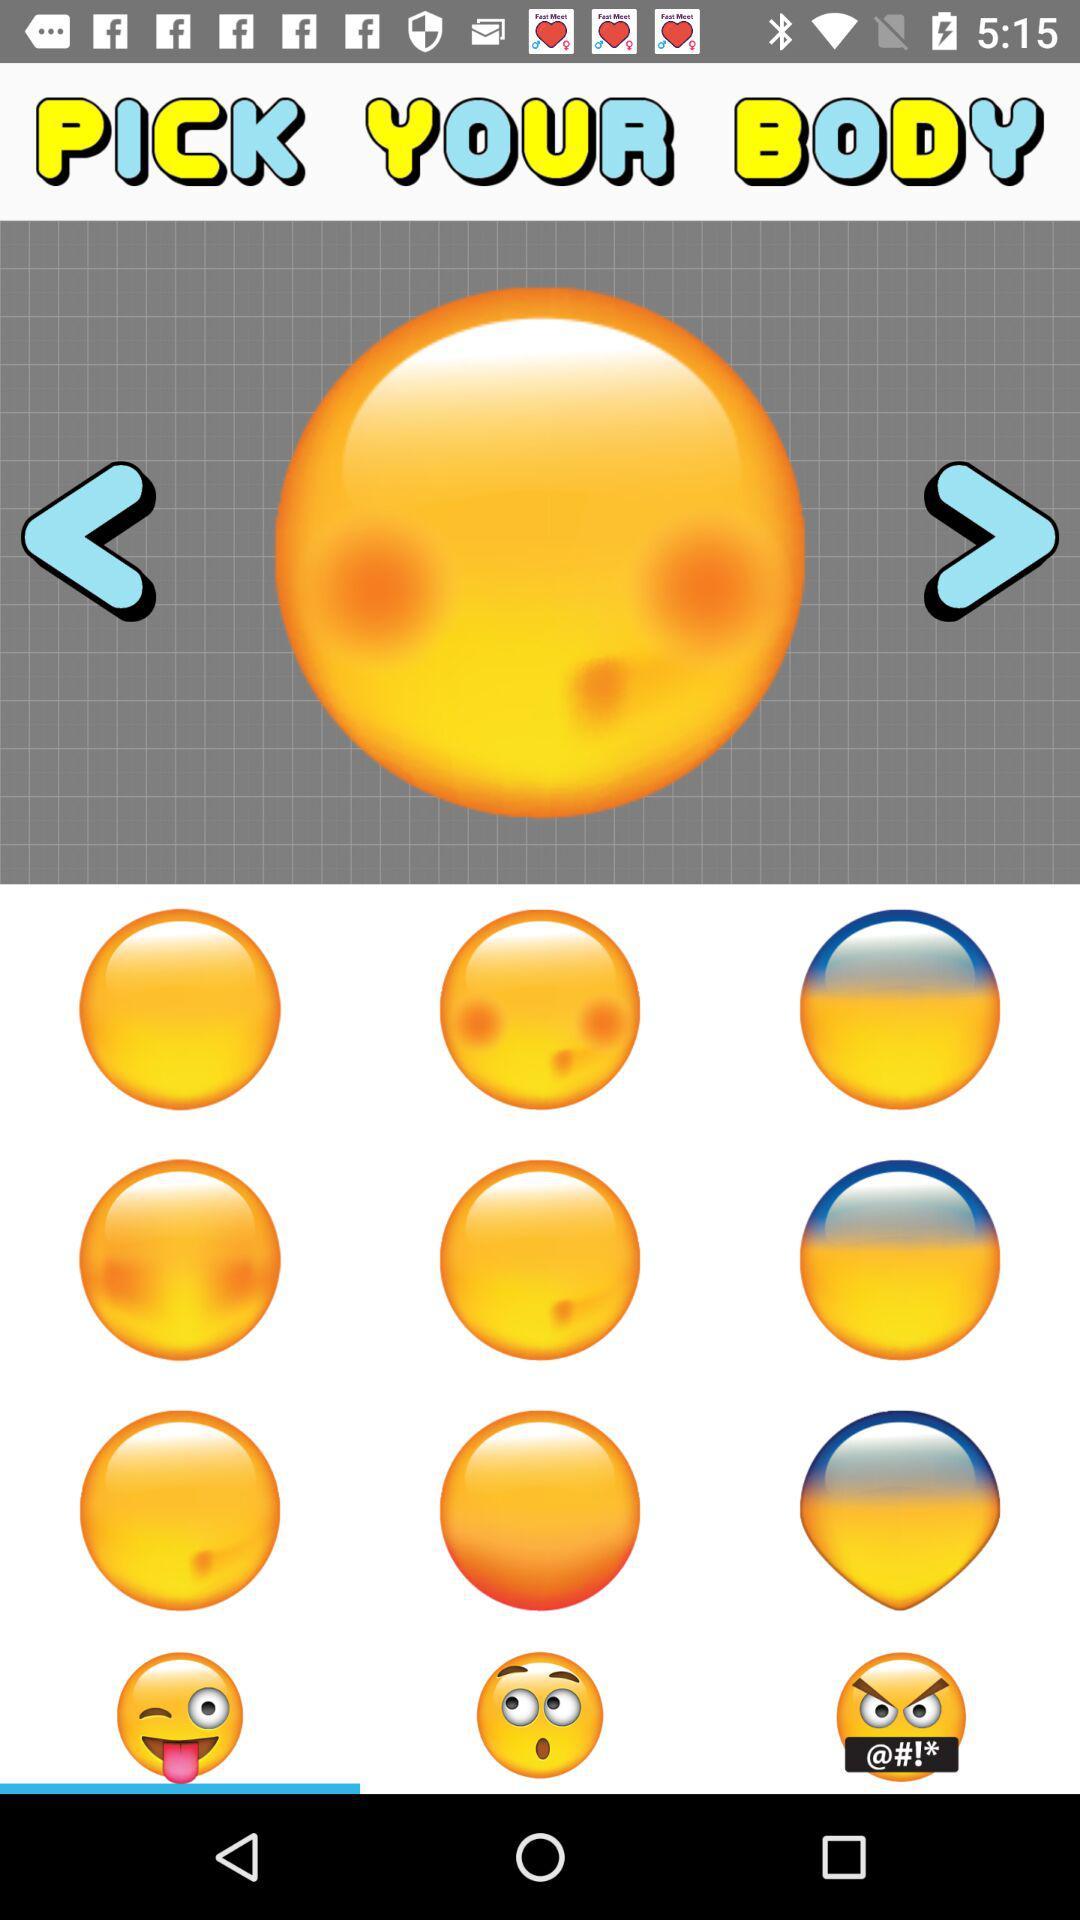  I want to click on the emoji icon, so click(540, 1714).